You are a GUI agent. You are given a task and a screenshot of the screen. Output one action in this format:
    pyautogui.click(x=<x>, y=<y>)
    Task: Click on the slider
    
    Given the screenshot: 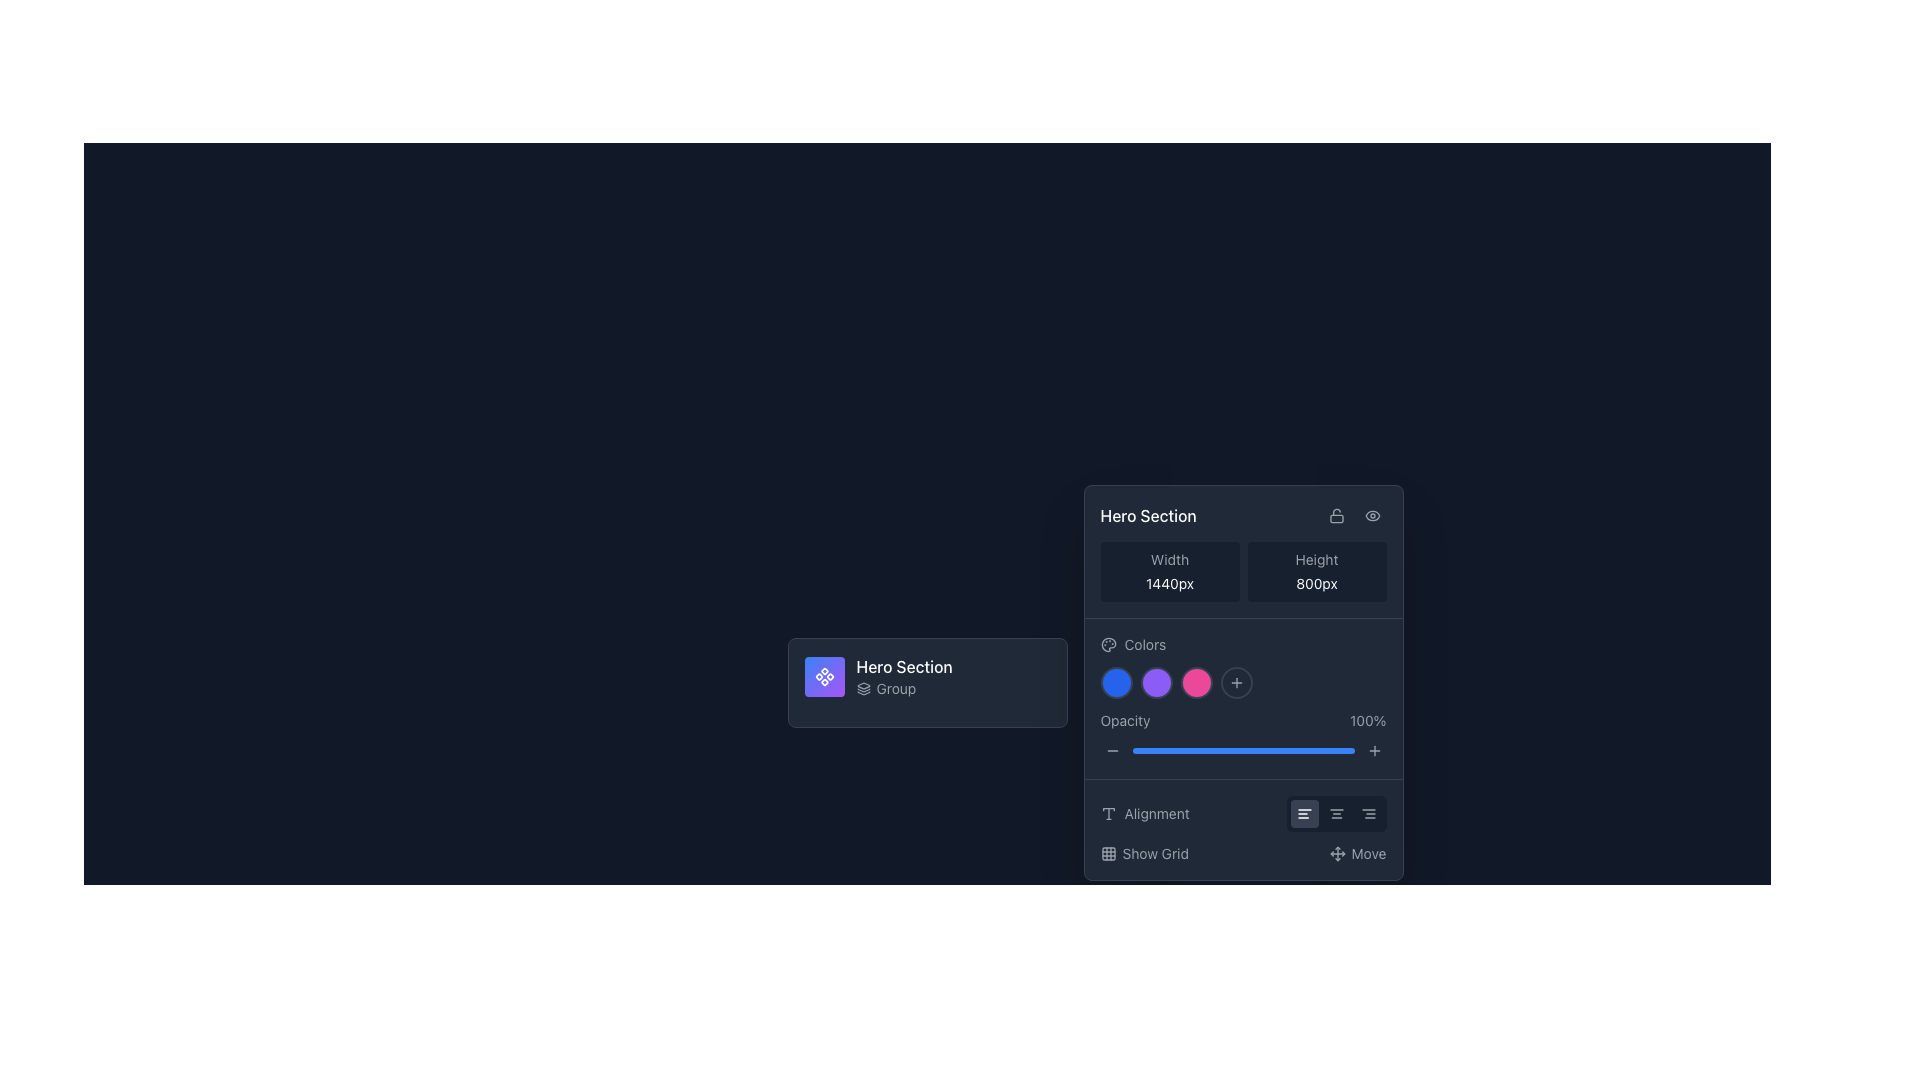 What is the action you would take?
    pyautogui.click(x=1242, y=751)
    